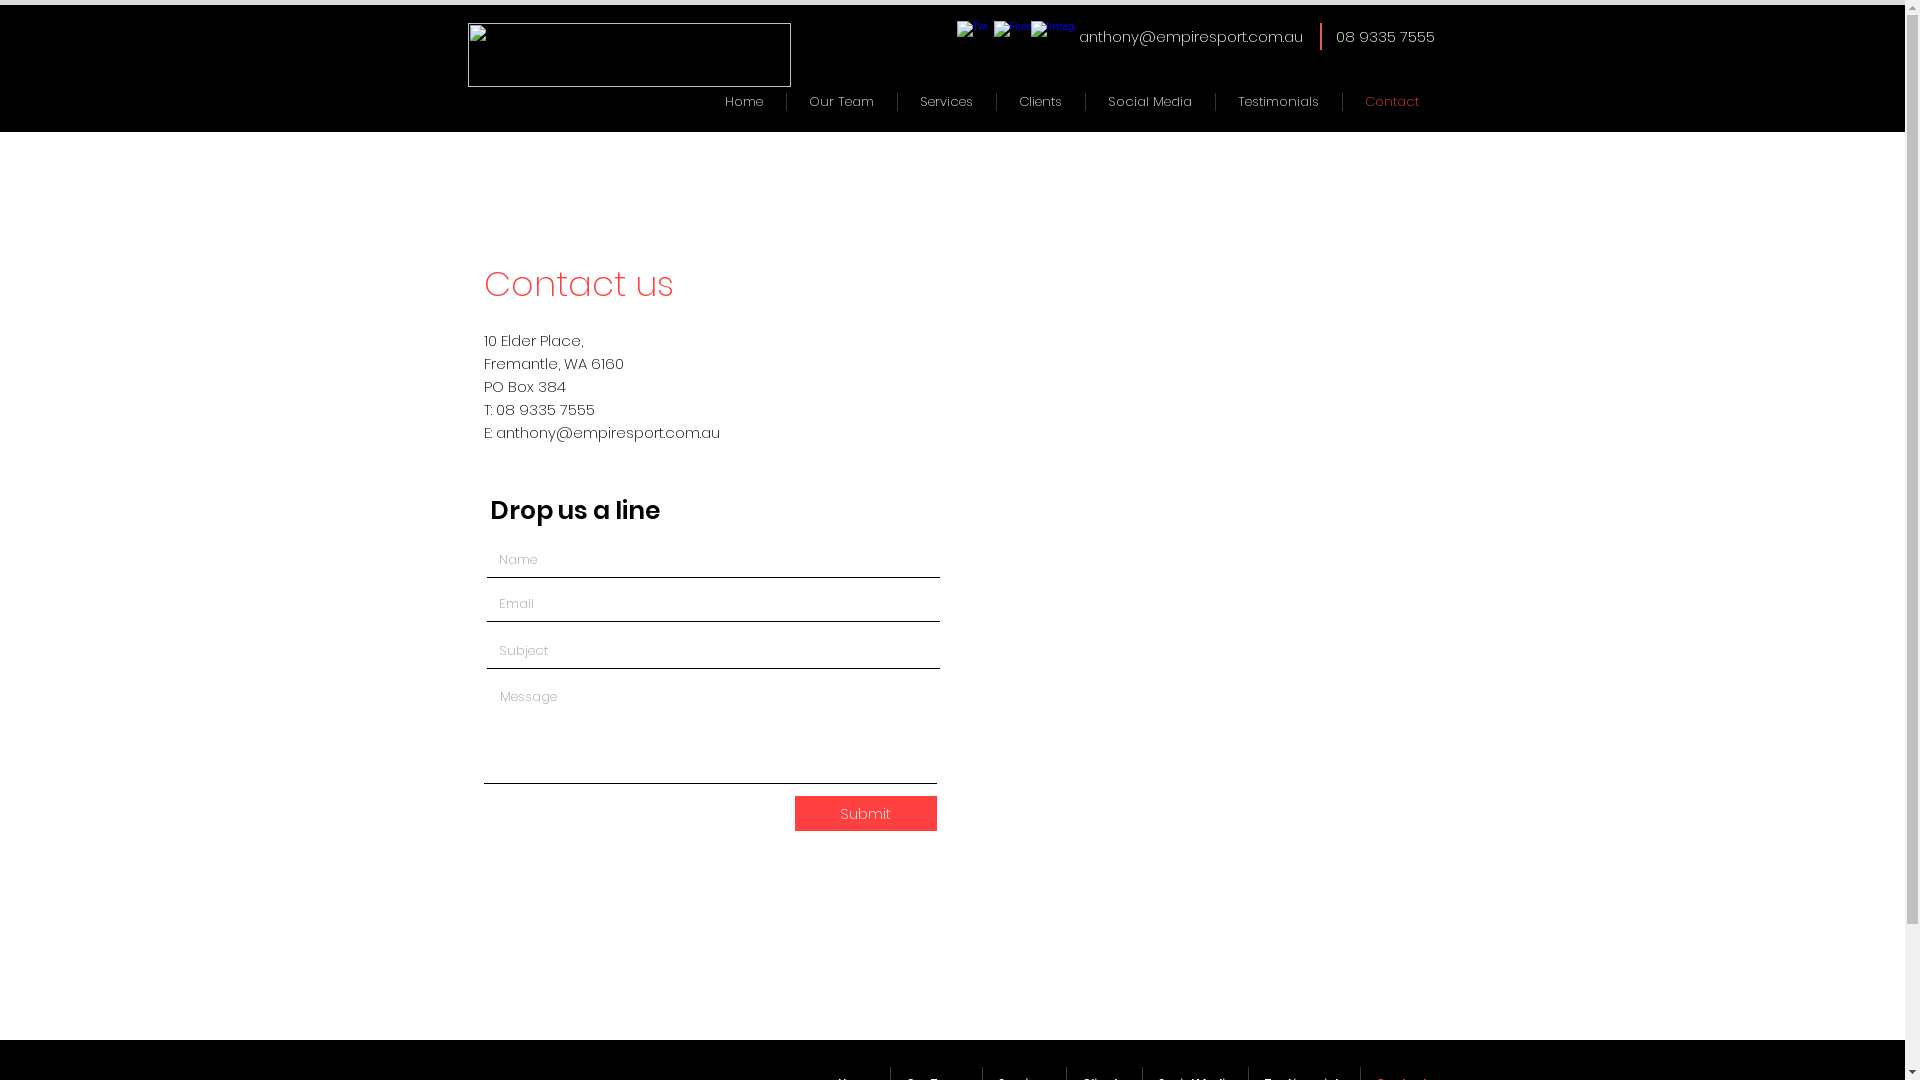 The height and width of the screenshot is (1080, 1920). What do you see at coordinates (840, 101) in the screenshot?
I see `'Our Team'` at bounding box center [840, 101].